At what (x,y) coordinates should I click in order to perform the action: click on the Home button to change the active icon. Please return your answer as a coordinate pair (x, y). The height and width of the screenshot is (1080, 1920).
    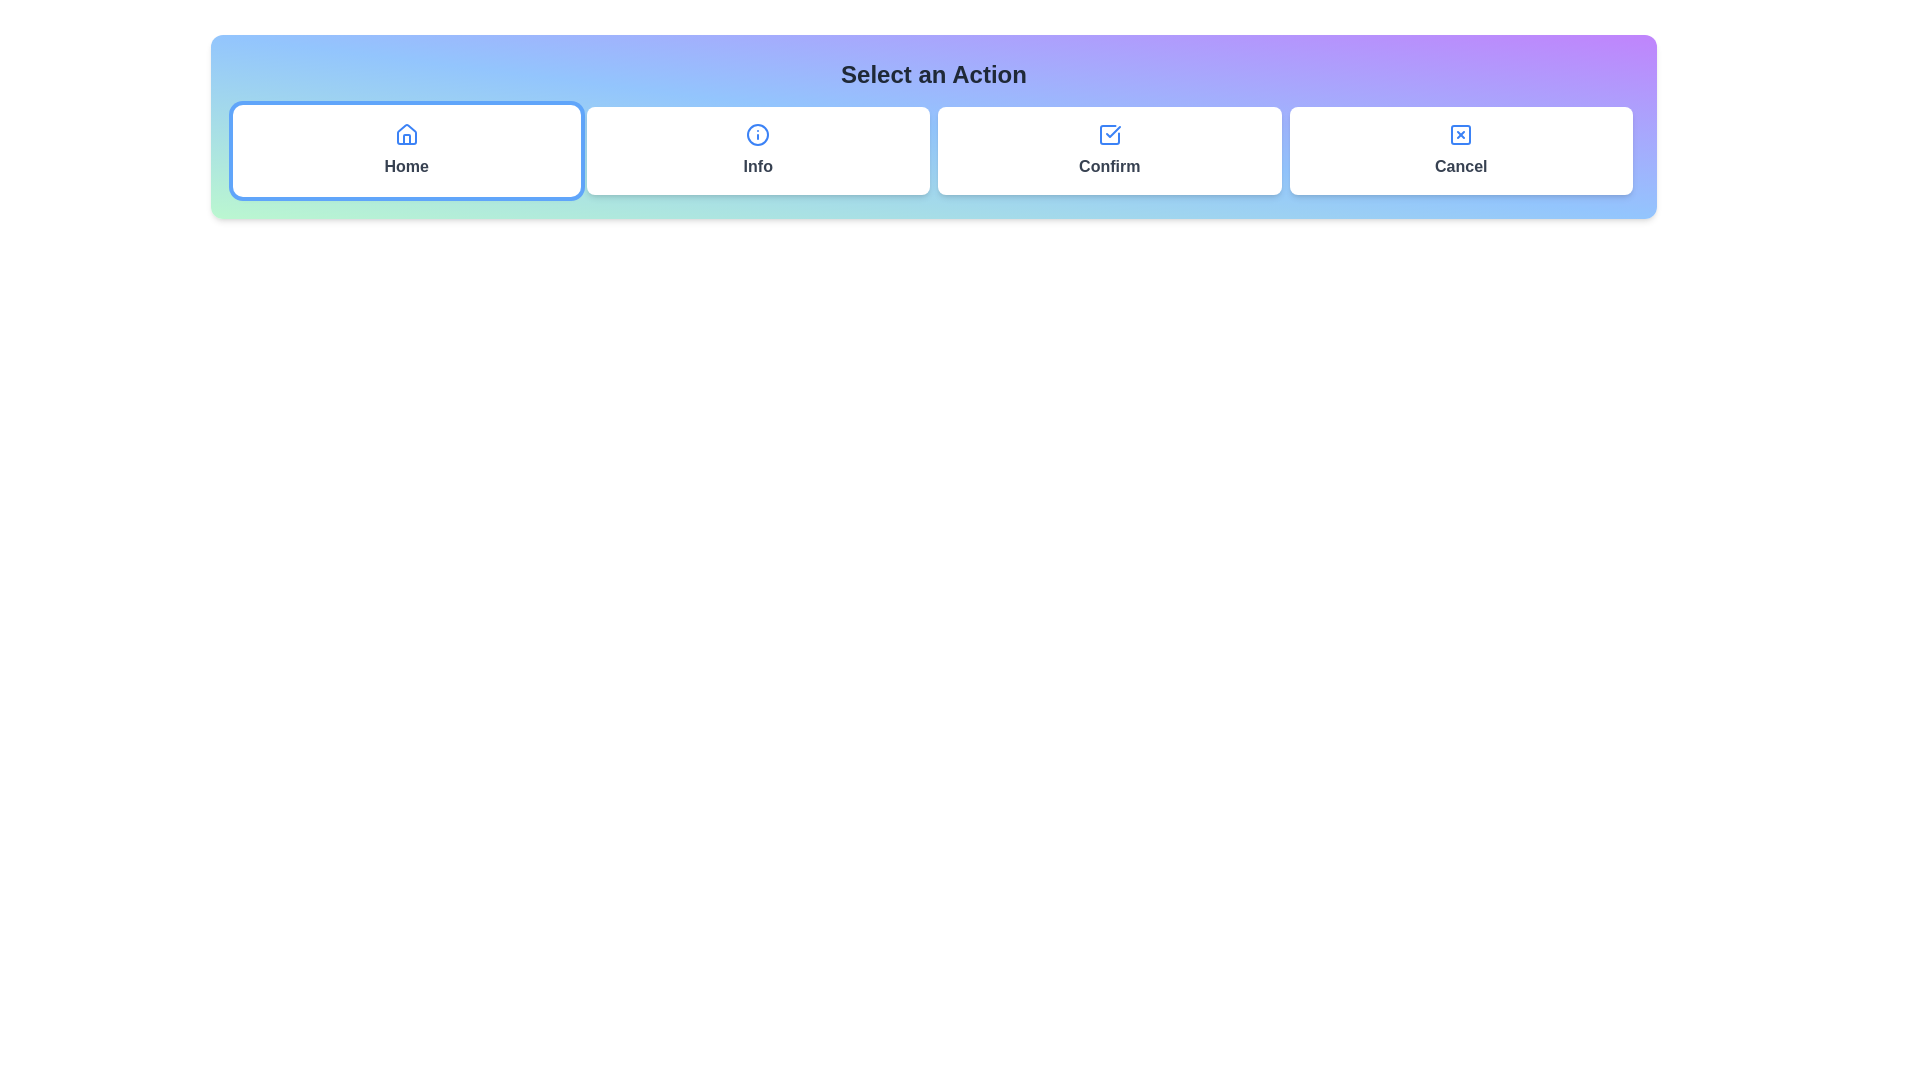
    Looking at the image, I should click on (405, 149).